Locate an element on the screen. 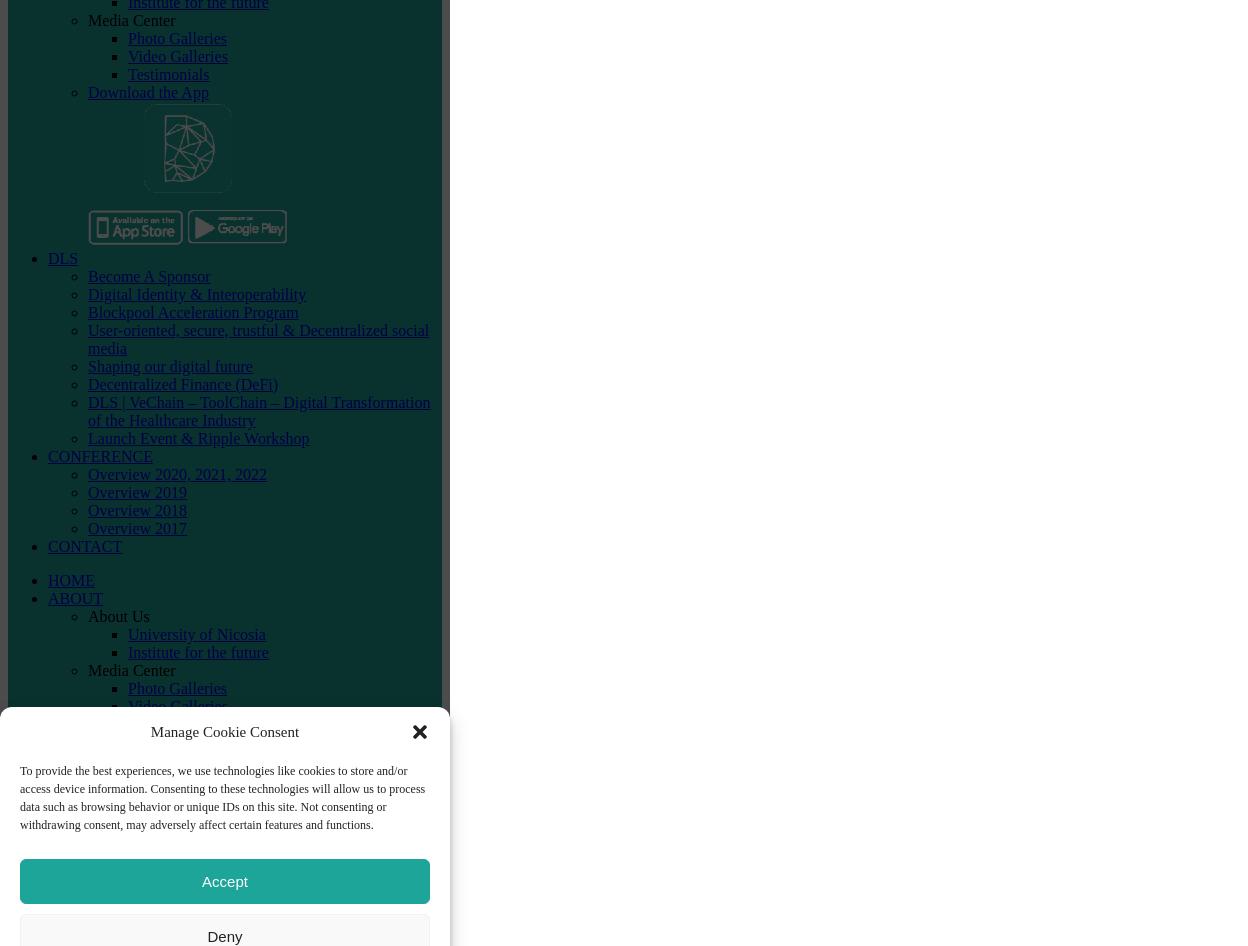 The width and height of the screenshot is (1248, 946). 'Manage Cookie Consent' is located at coordinates (150, 729).